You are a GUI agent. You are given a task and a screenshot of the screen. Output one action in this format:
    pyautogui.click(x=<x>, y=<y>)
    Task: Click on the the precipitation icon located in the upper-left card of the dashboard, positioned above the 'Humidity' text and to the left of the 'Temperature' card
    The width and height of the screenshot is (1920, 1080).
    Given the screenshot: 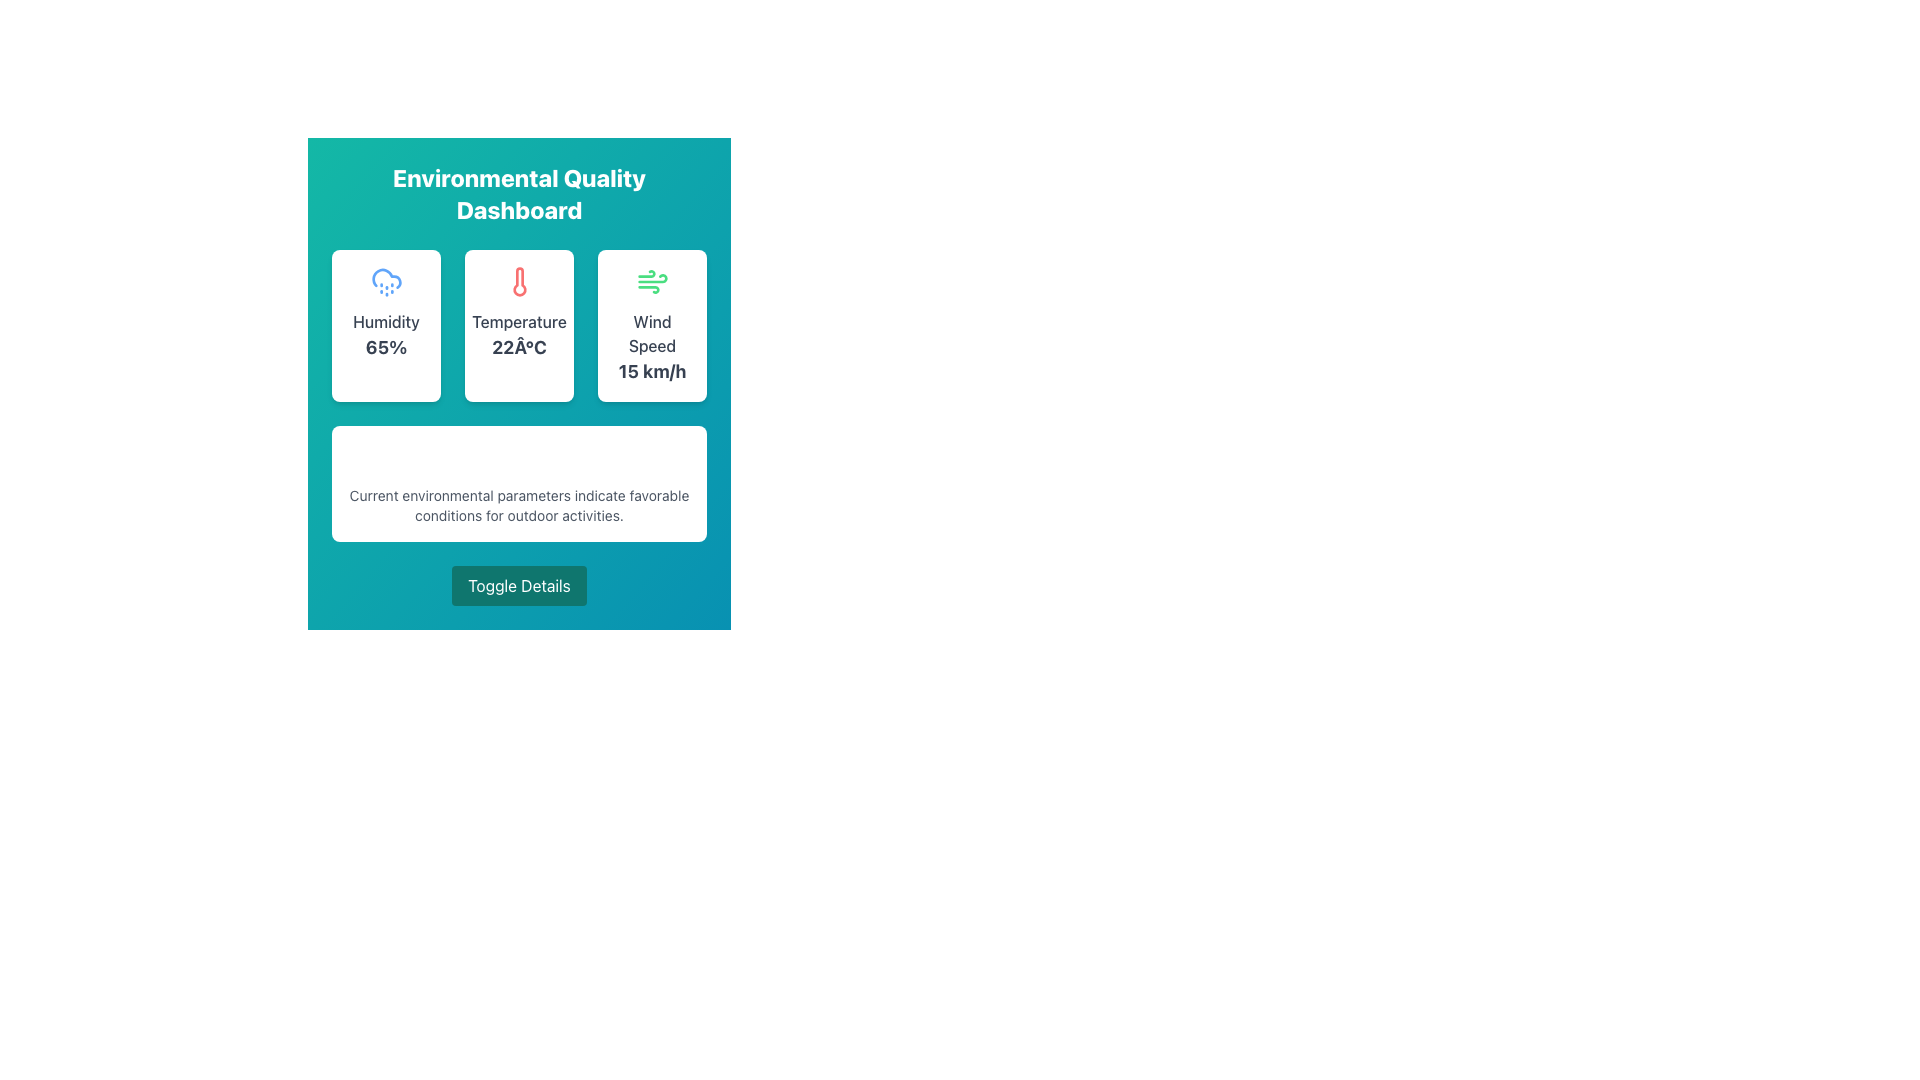 What is the action you would take?
    pyautogui.click(x=386, y=281)
    